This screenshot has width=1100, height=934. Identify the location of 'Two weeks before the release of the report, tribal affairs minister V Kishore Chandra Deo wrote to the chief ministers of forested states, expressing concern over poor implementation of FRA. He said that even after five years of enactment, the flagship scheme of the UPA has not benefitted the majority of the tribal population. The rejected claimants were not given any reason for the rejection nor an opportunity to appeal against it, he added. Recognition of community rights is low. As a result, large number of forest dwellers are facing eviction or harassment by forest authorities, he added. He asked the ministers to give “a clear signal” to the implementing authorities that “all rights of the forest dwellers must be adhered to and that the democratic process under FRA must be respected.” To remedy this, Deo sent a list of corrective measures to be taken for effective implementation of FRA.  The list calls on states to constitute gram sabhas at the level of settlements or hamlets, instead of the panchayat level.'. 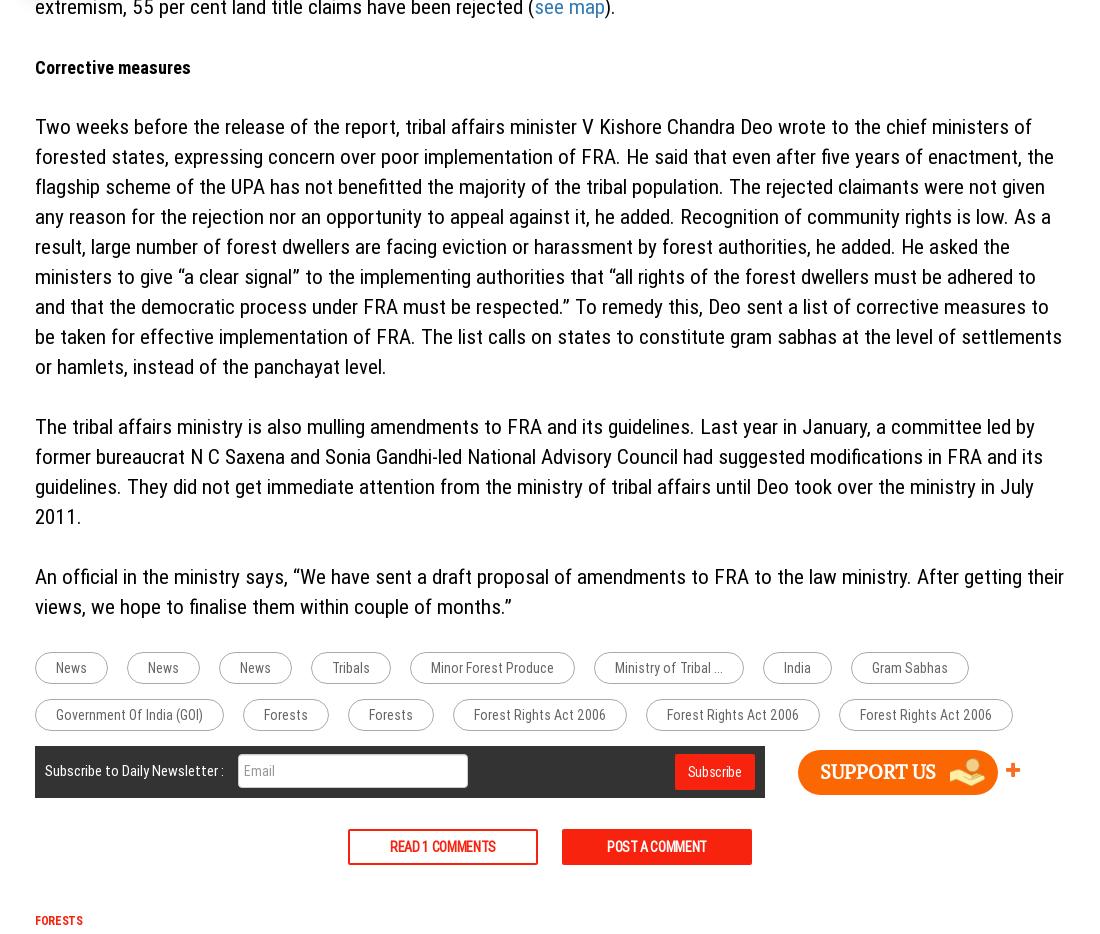
(548, 247).